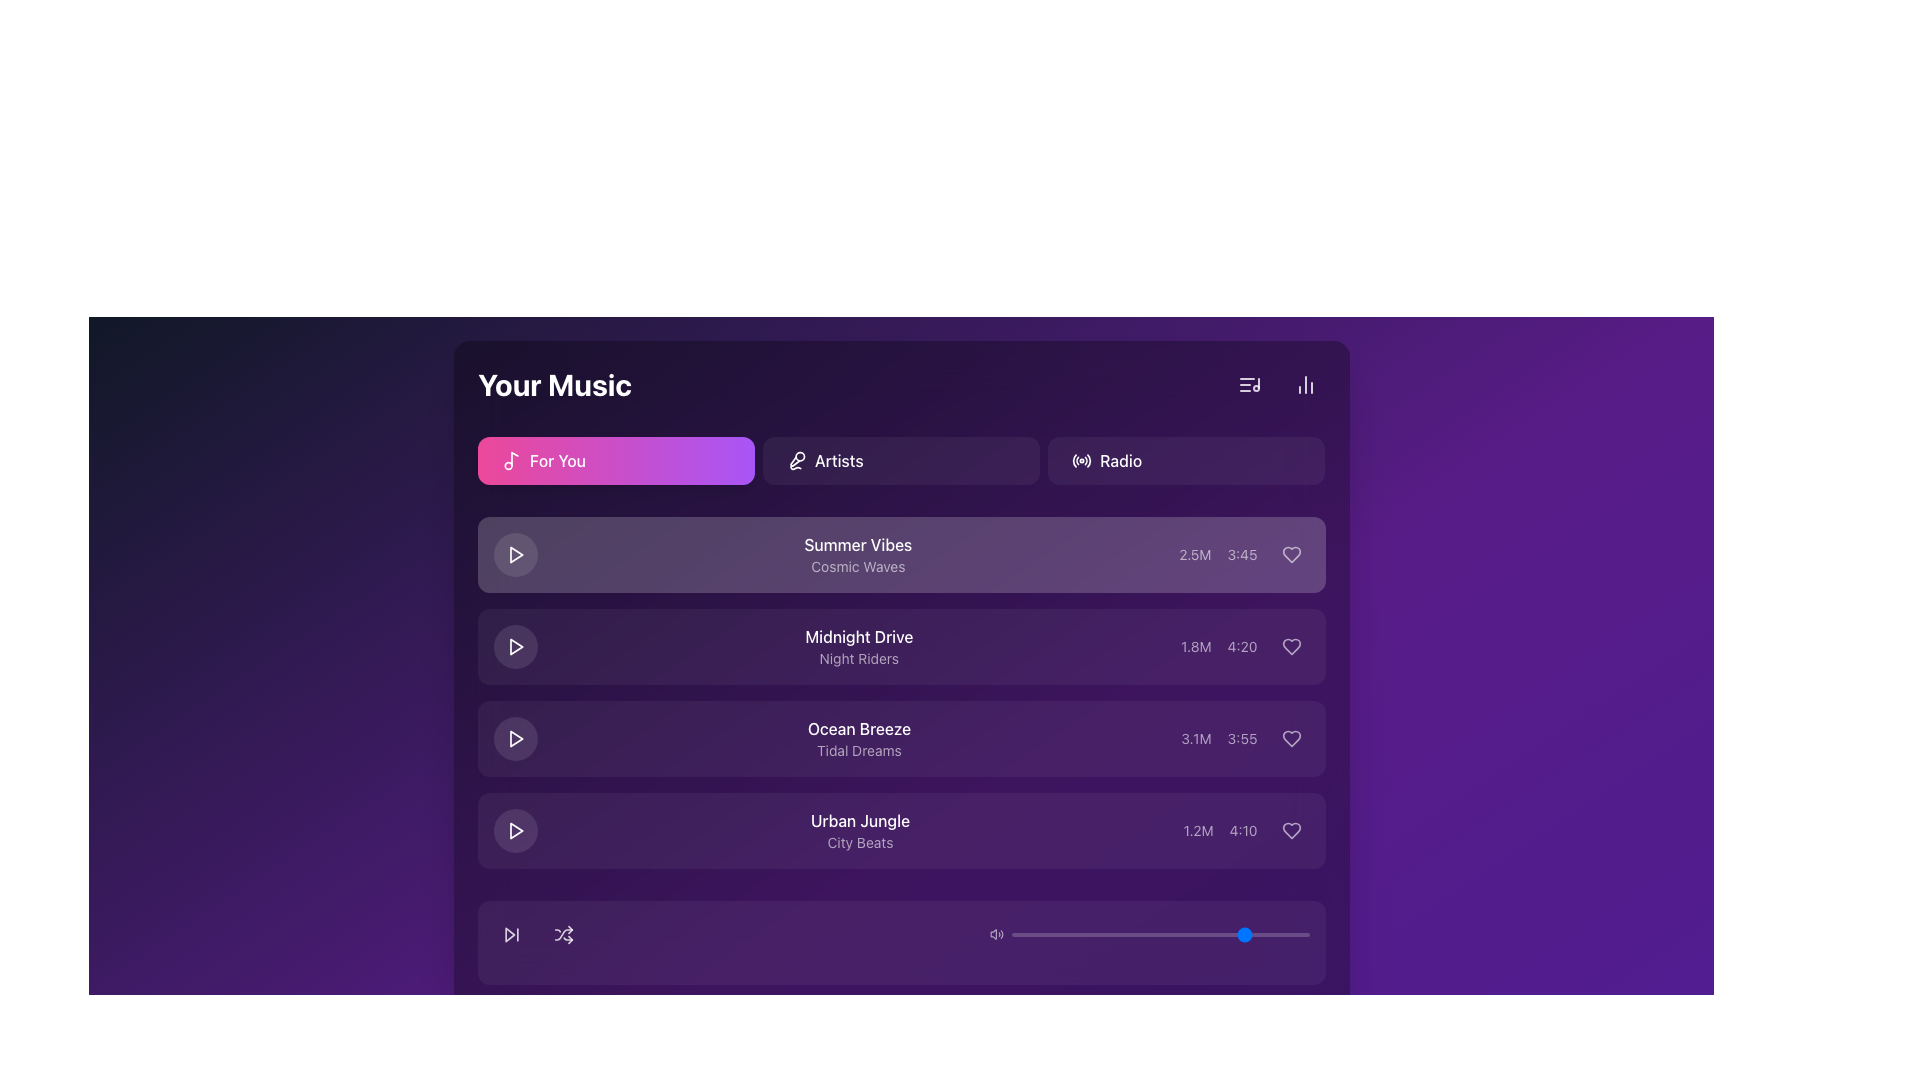 This screenshot has height=1080, width=1920. What do you see at coordinates (1244, 739) in the screenshot?
I see `the Informational component consisting of the text '3.1M' and '3:55', along with the heart icon, located in the lower-right corner of the row for the song 'Ocean Breeze'` at bounding box center [1244, 739].